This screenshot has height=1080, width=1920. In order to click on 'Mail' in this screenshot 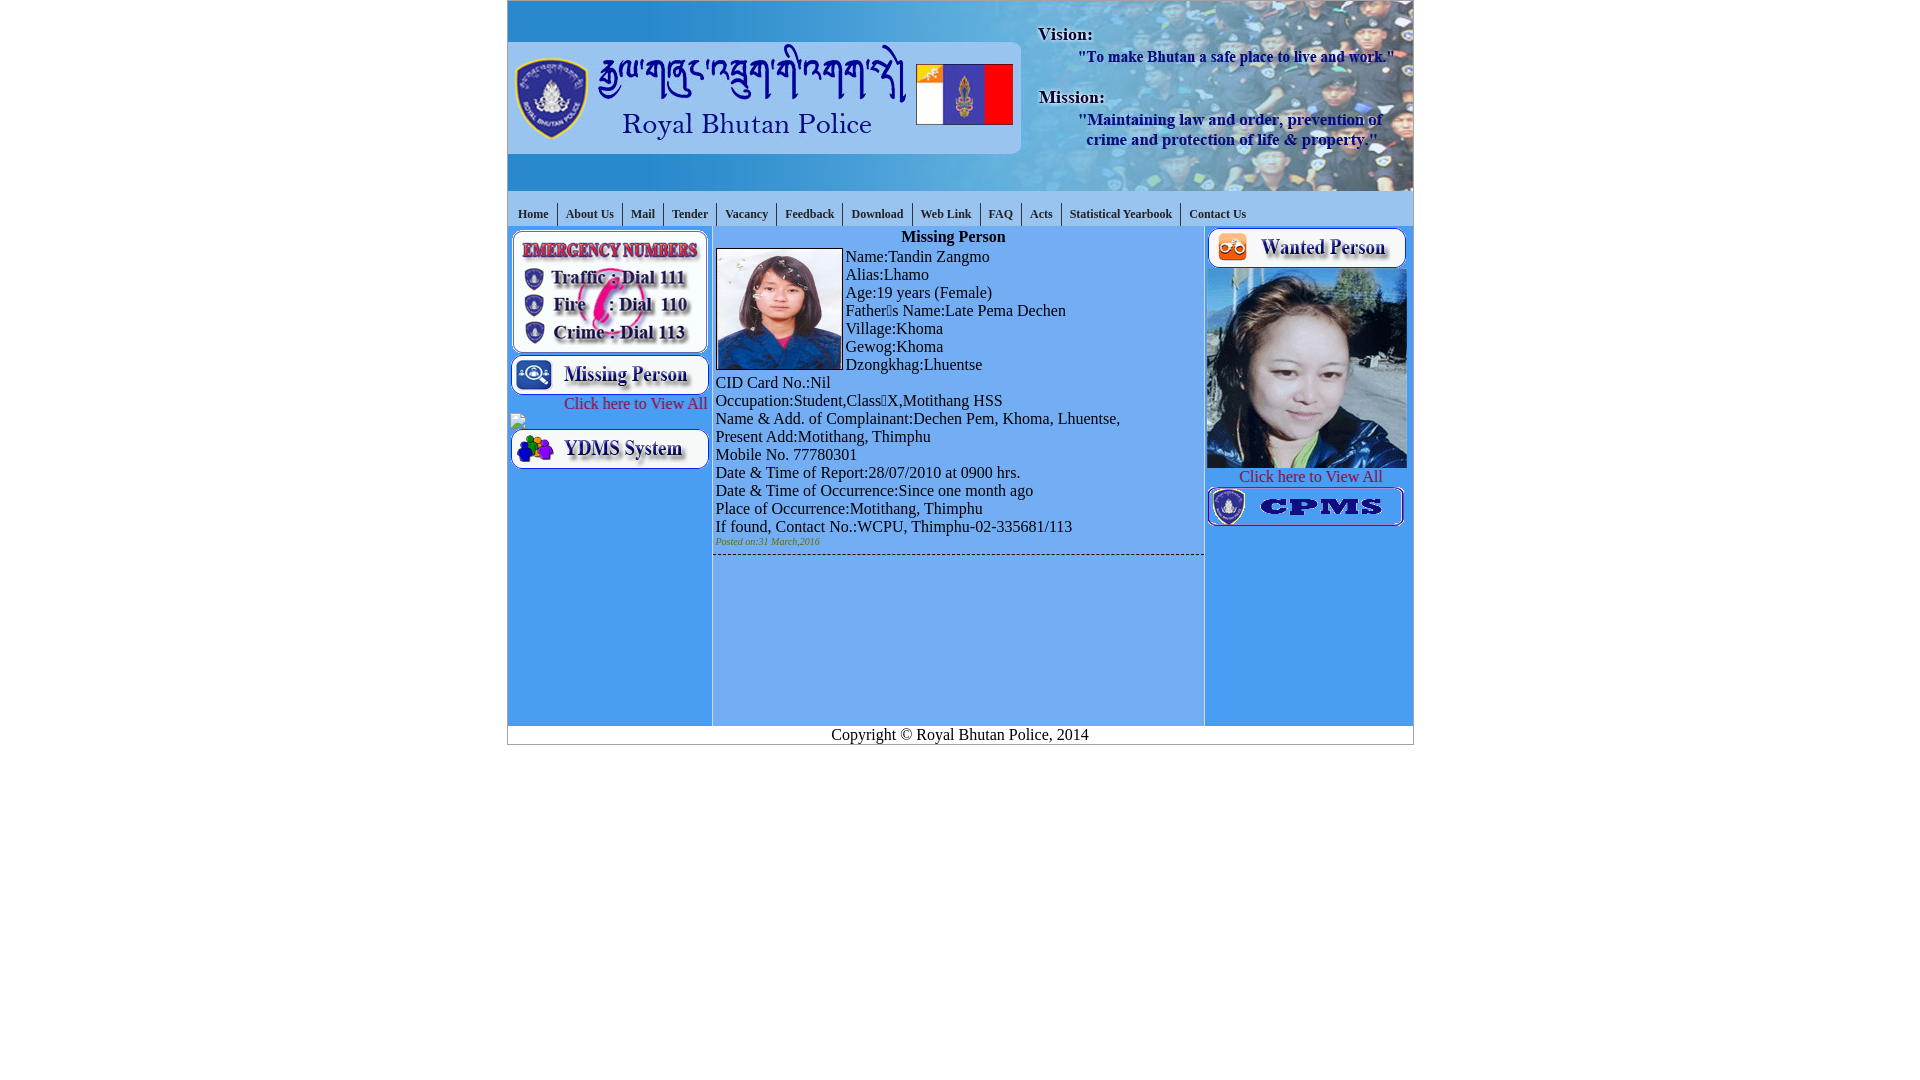, I will do `click(643, 214)`.